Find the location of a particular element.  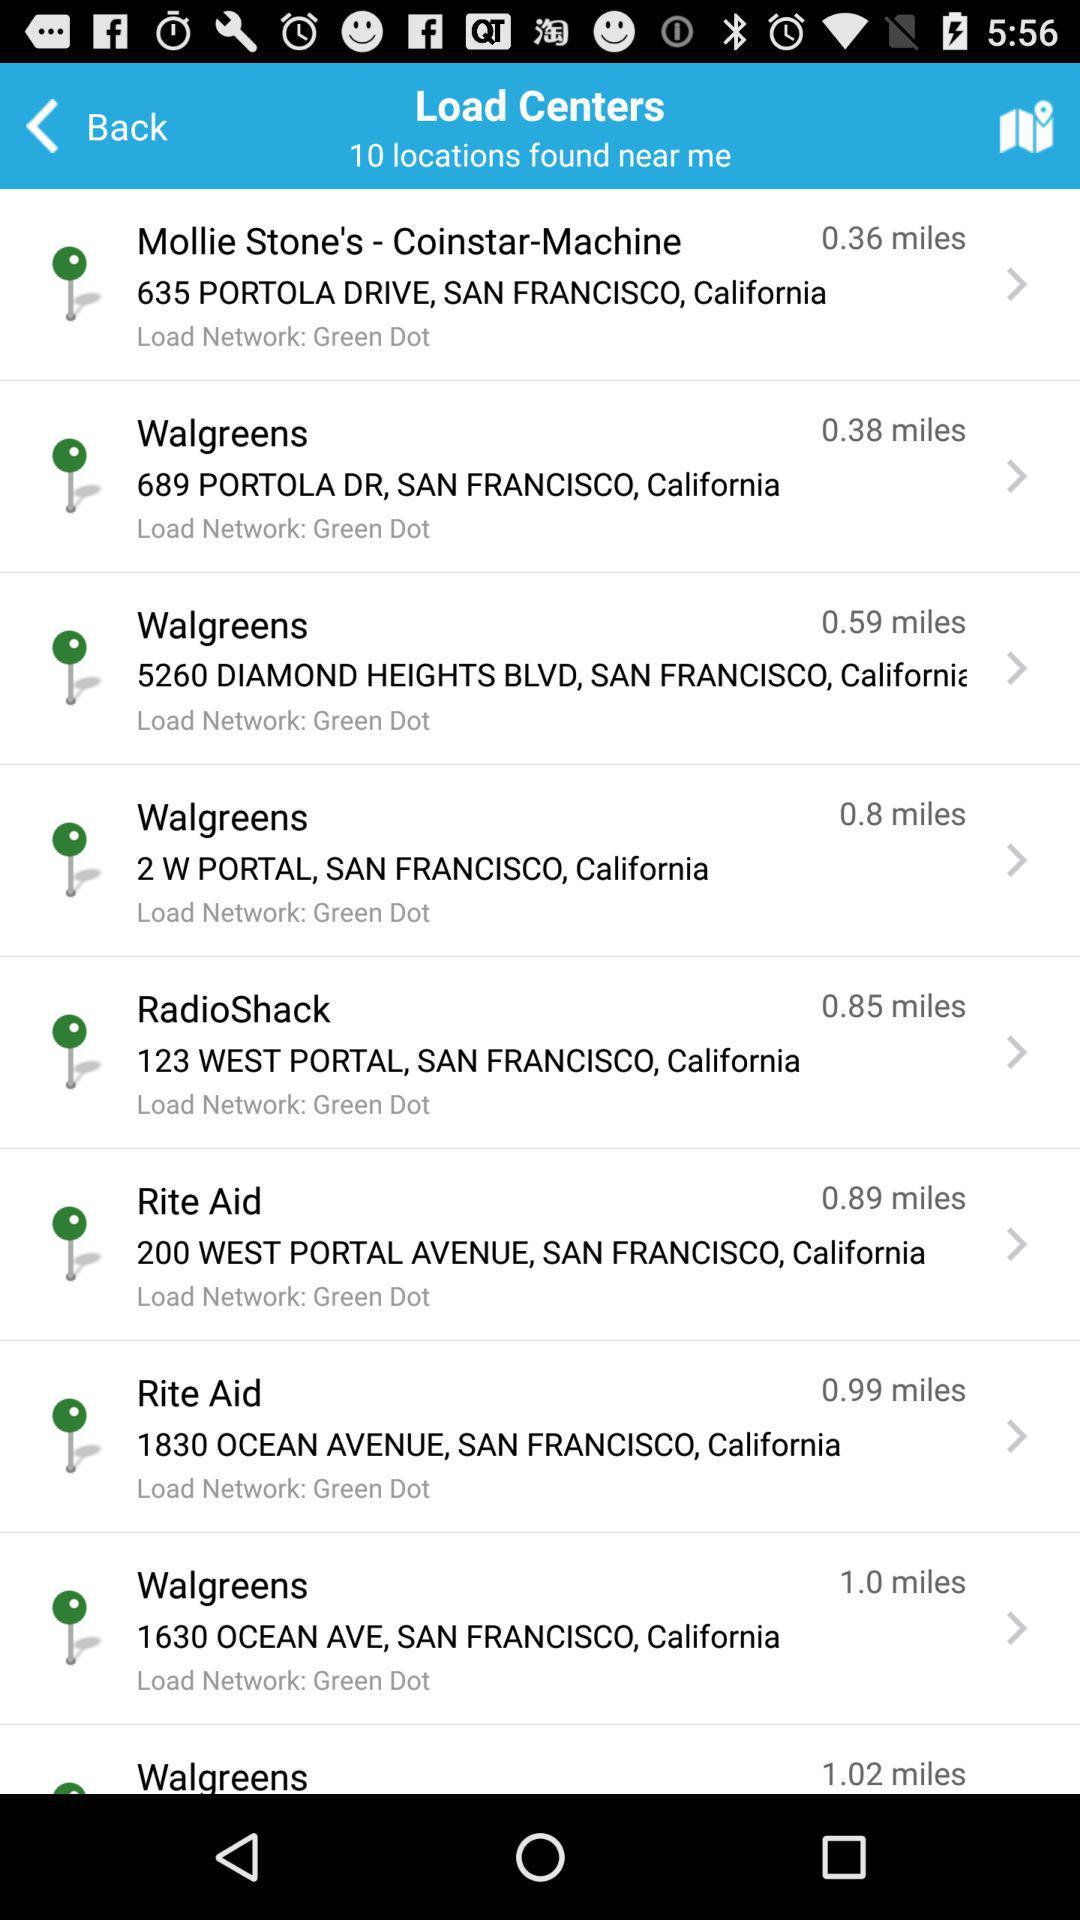

the app above the load network green item is located at coordinates (551, 675).